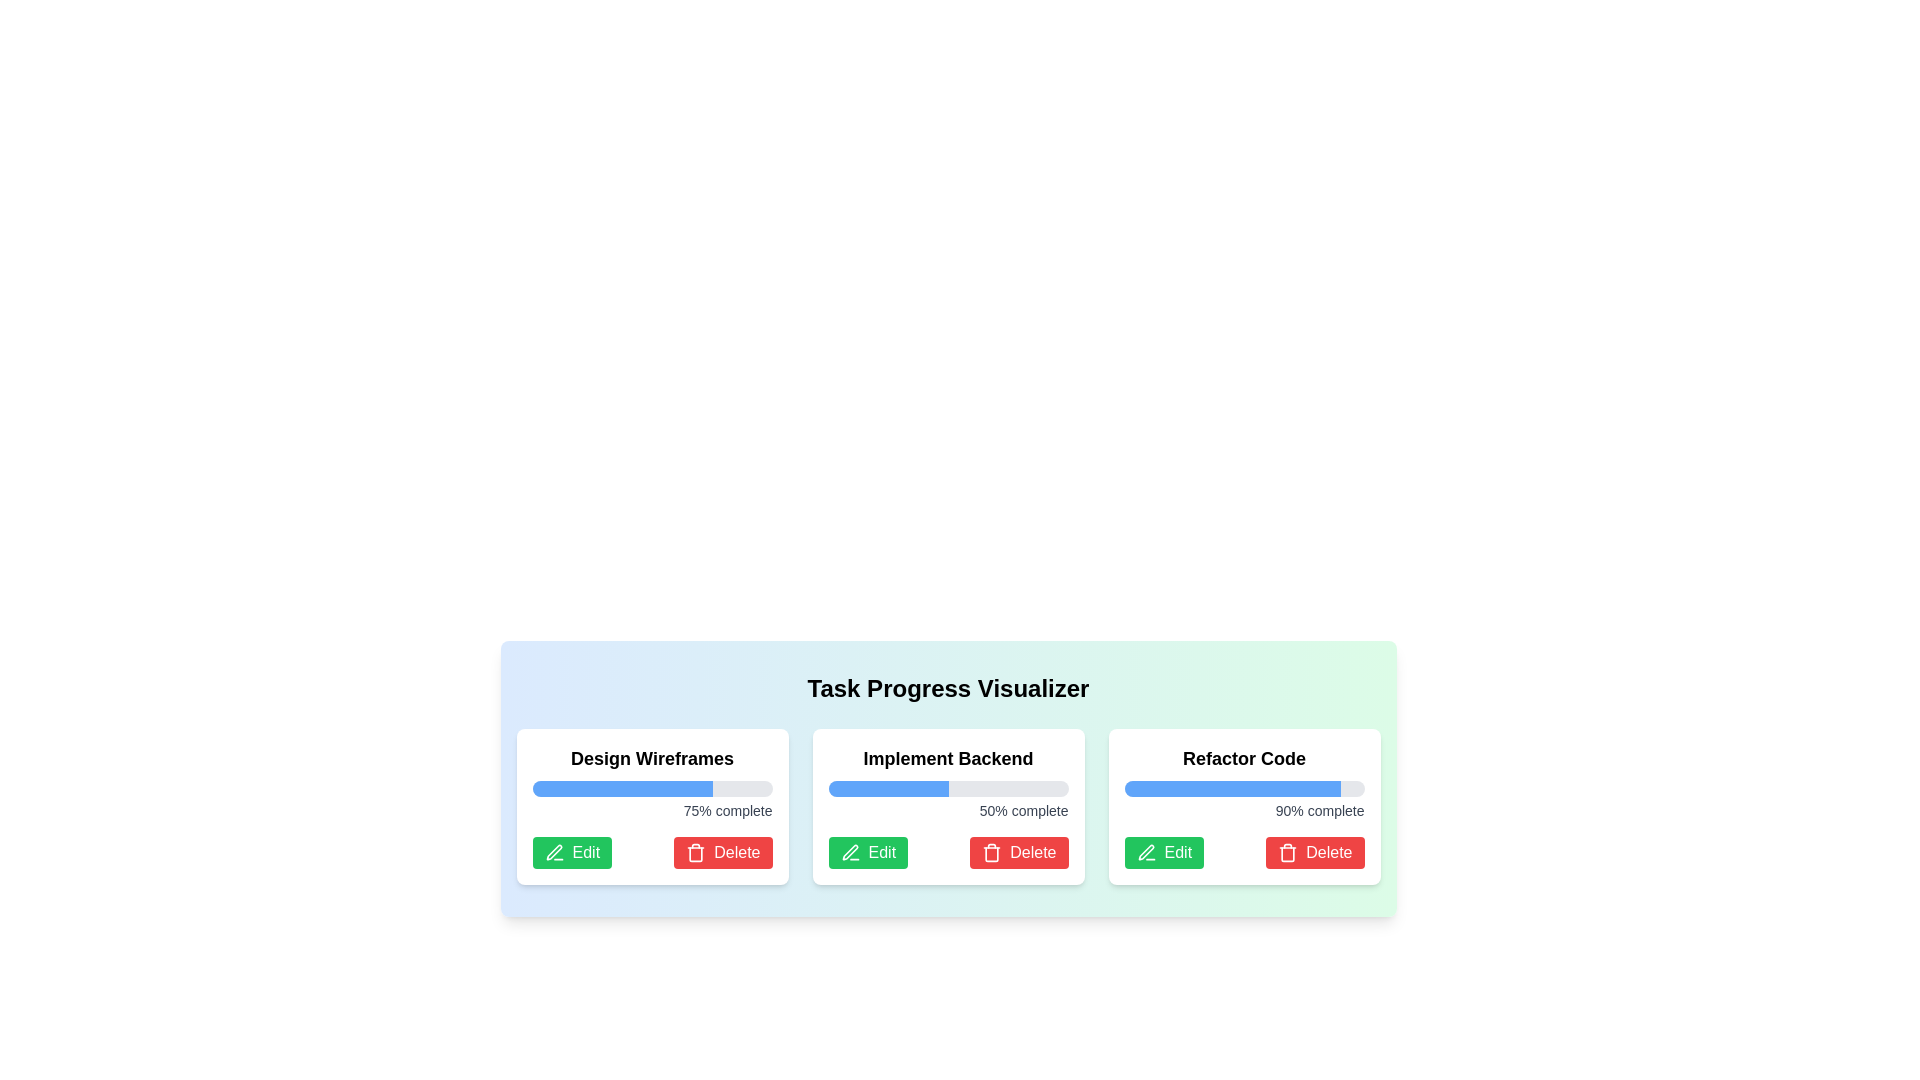 Image resolution: width=1920 pixels, height=1080 pixels. Describe the element at coordinates (1019, 852) in the screenshot. I see `the delete button positioned to the right of the 'Edit' button, located at the bottom-right of the 'Implement Backend' card` at that location.